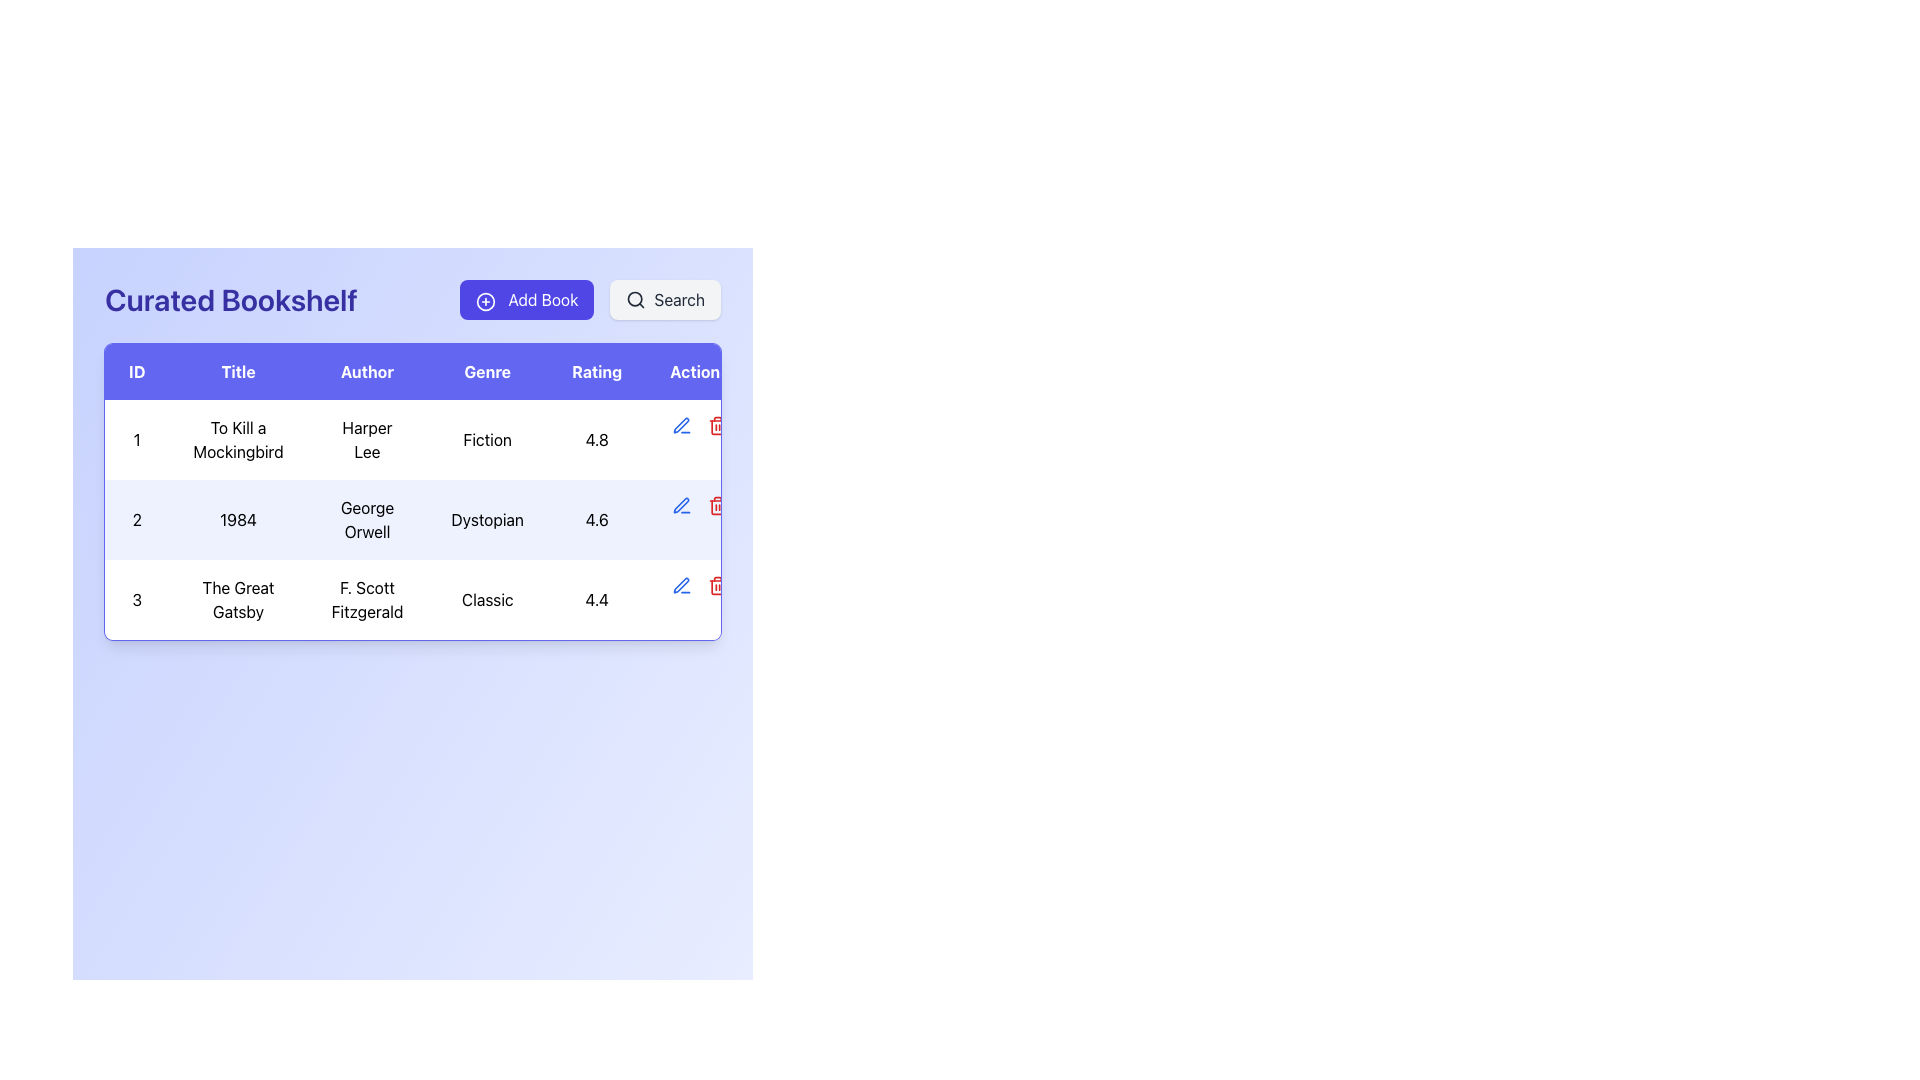 The height and width of the screenshot is (1080, 1920). Describe the element at coordinates (238, 599) in the screenshot. I see `the text label displaying the title 'The Great Gatsby', which is located in the third row of a table under the 'Title' column` at that location.